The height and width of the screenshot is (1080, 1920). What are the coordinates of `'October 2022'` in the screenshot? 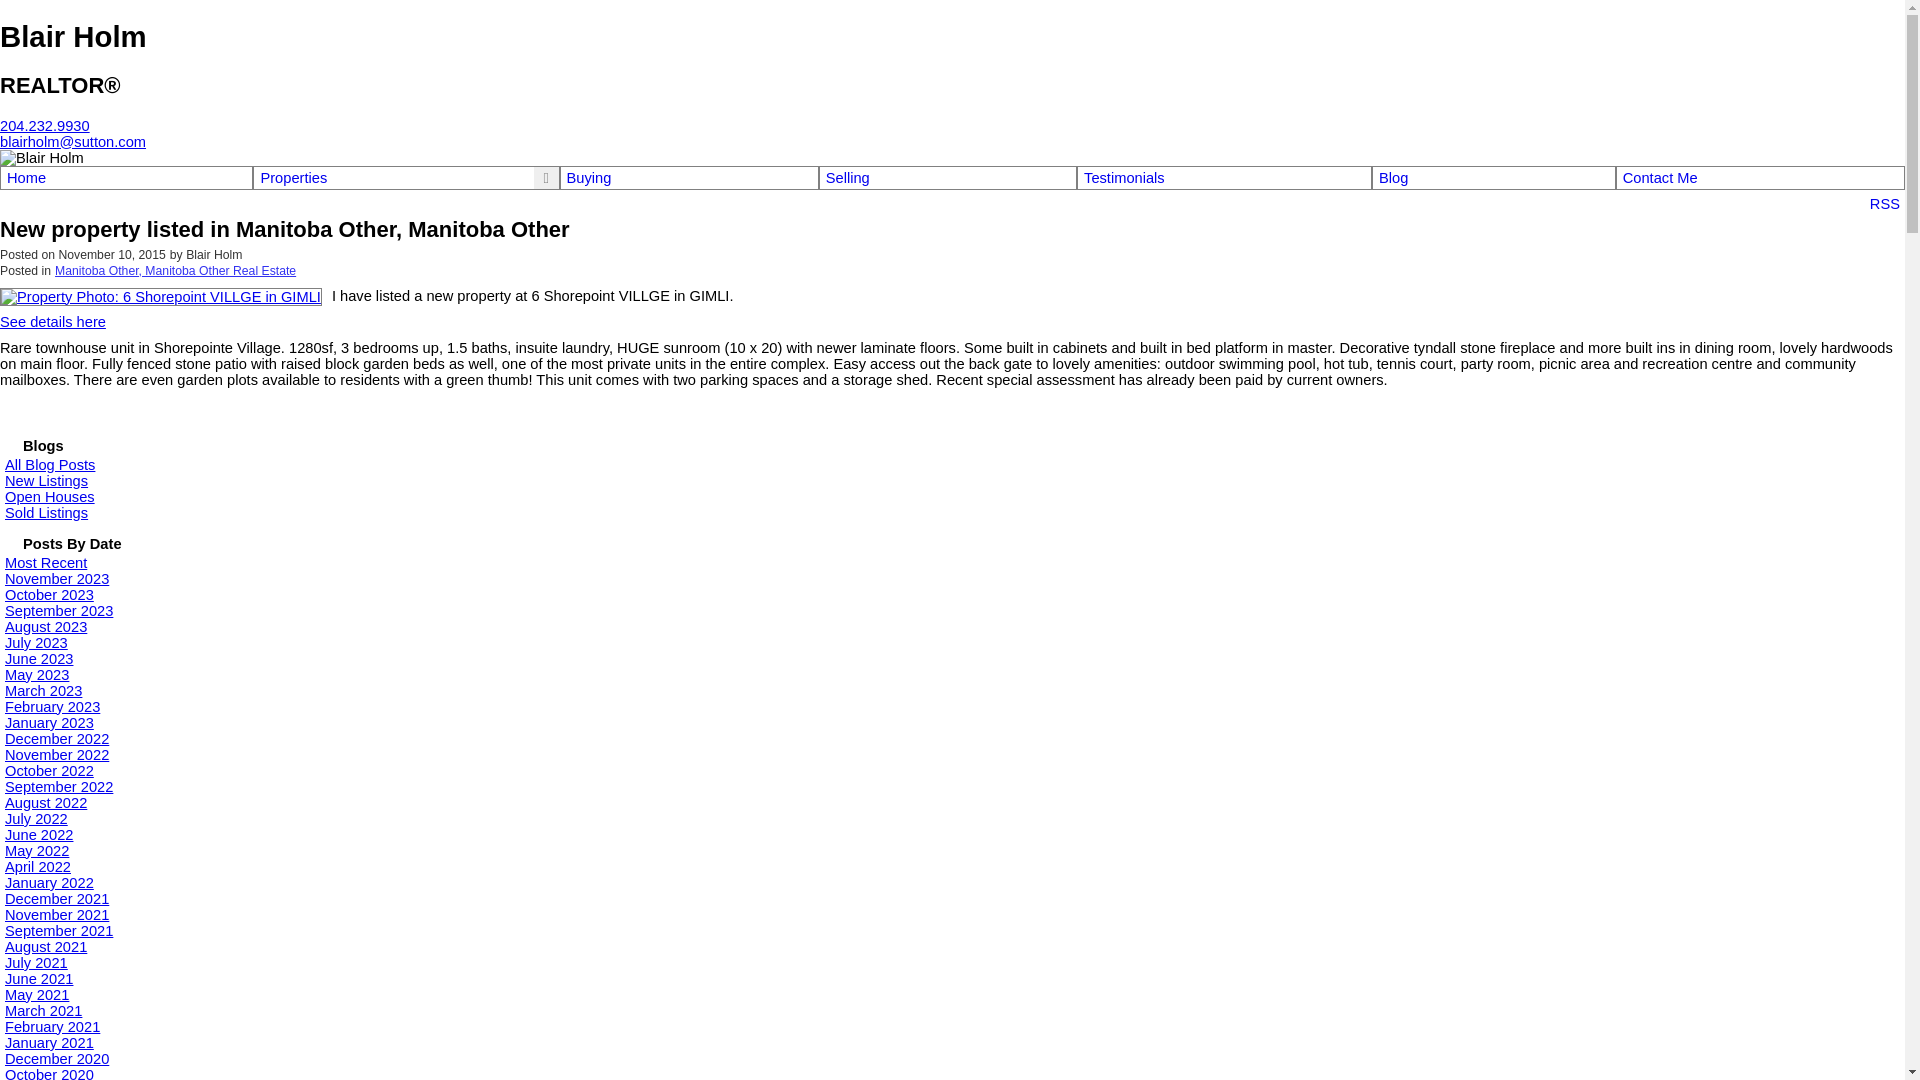 It's located at (4, 770).